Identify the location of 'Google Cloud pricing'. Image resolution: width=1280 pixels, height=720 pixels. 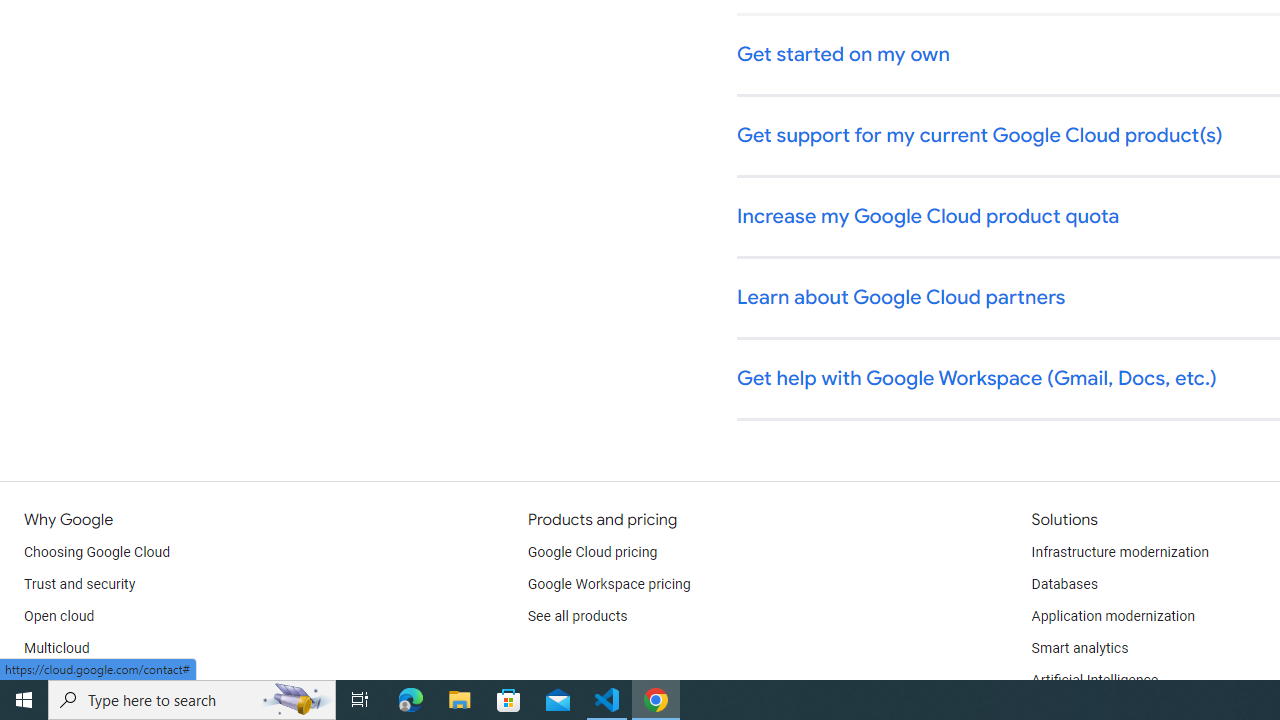
(591, 552).